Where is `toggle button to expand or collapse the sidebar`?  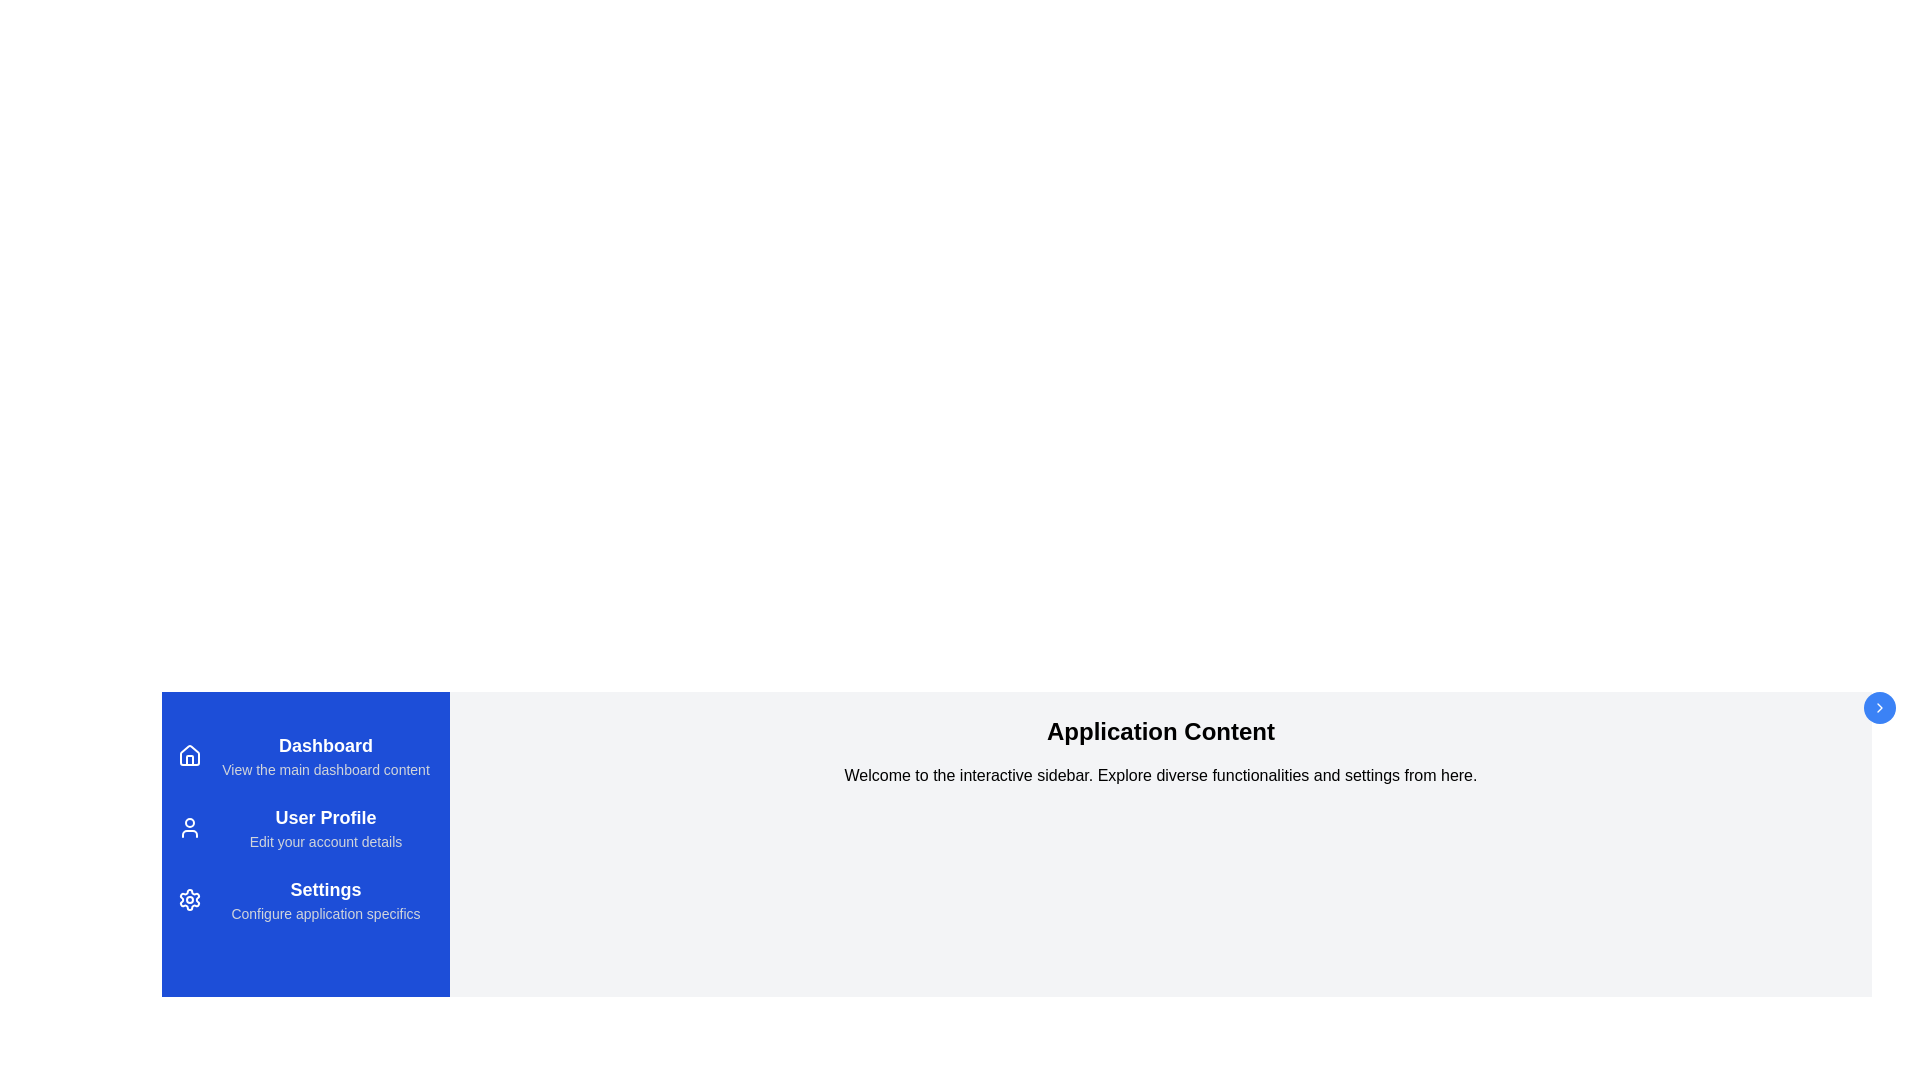 toggle button to expand or collapse the sidebar is located at coordinates (1879, 707).